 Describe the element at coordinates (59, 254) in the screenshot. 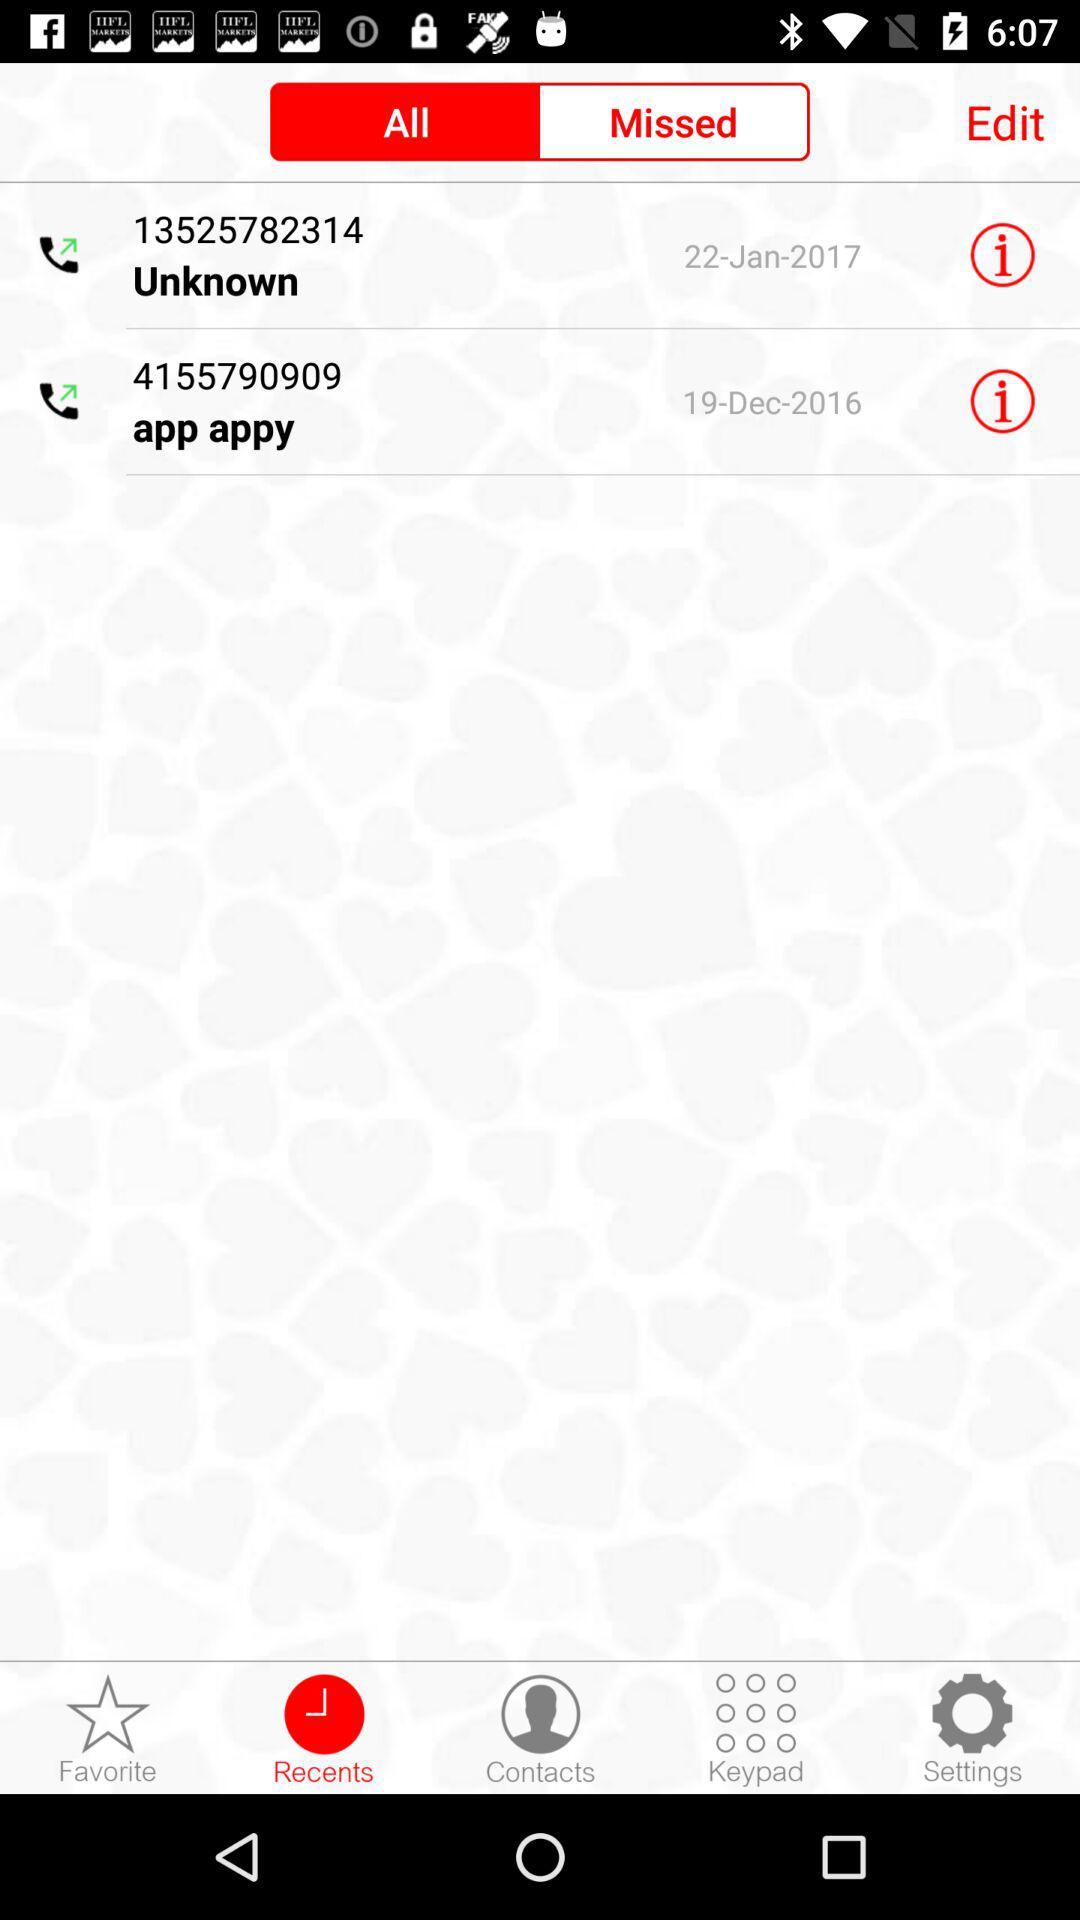

I see `the first outgoing call symbol` at that location.